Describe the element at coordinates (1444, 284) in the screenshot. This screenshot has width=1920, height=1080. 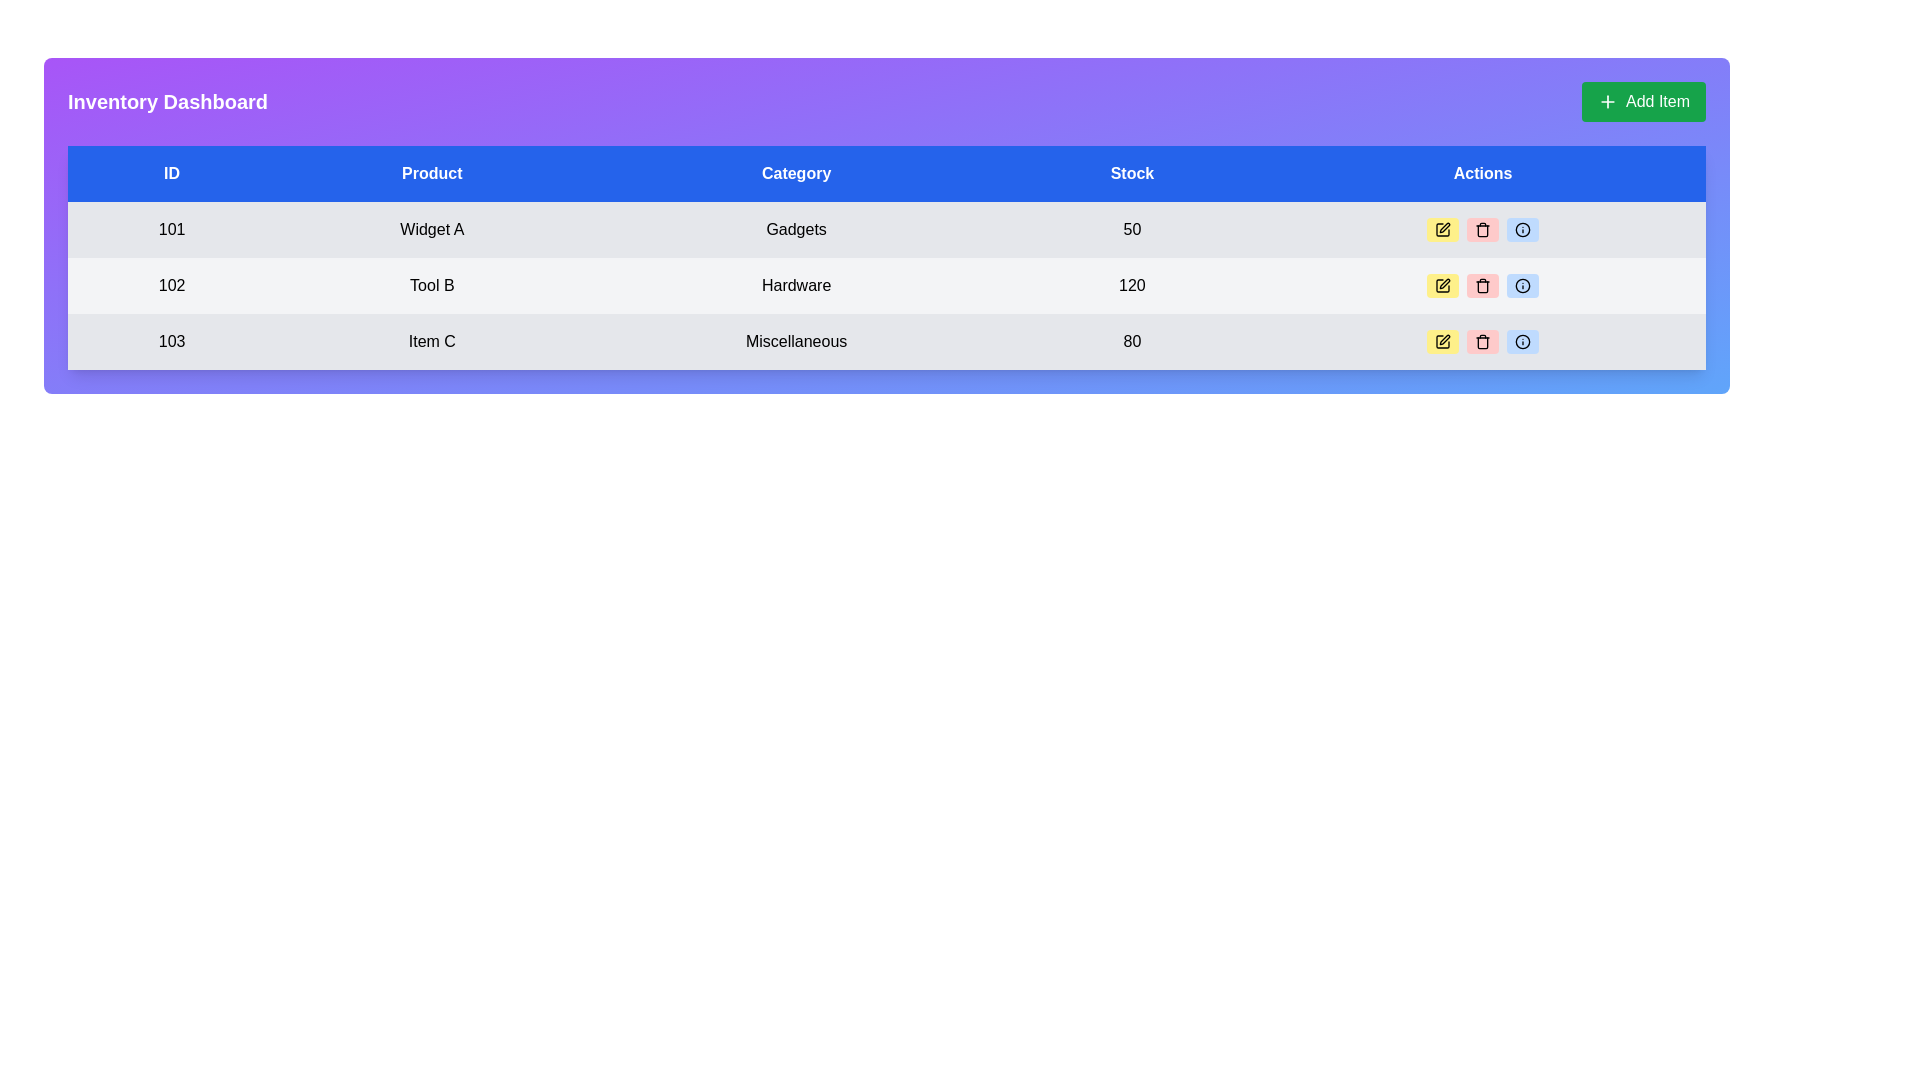
I see `the editing icon button located in the 'Actions' column of the table for the product labeled 'Tool B' to initiate editing` at that location.